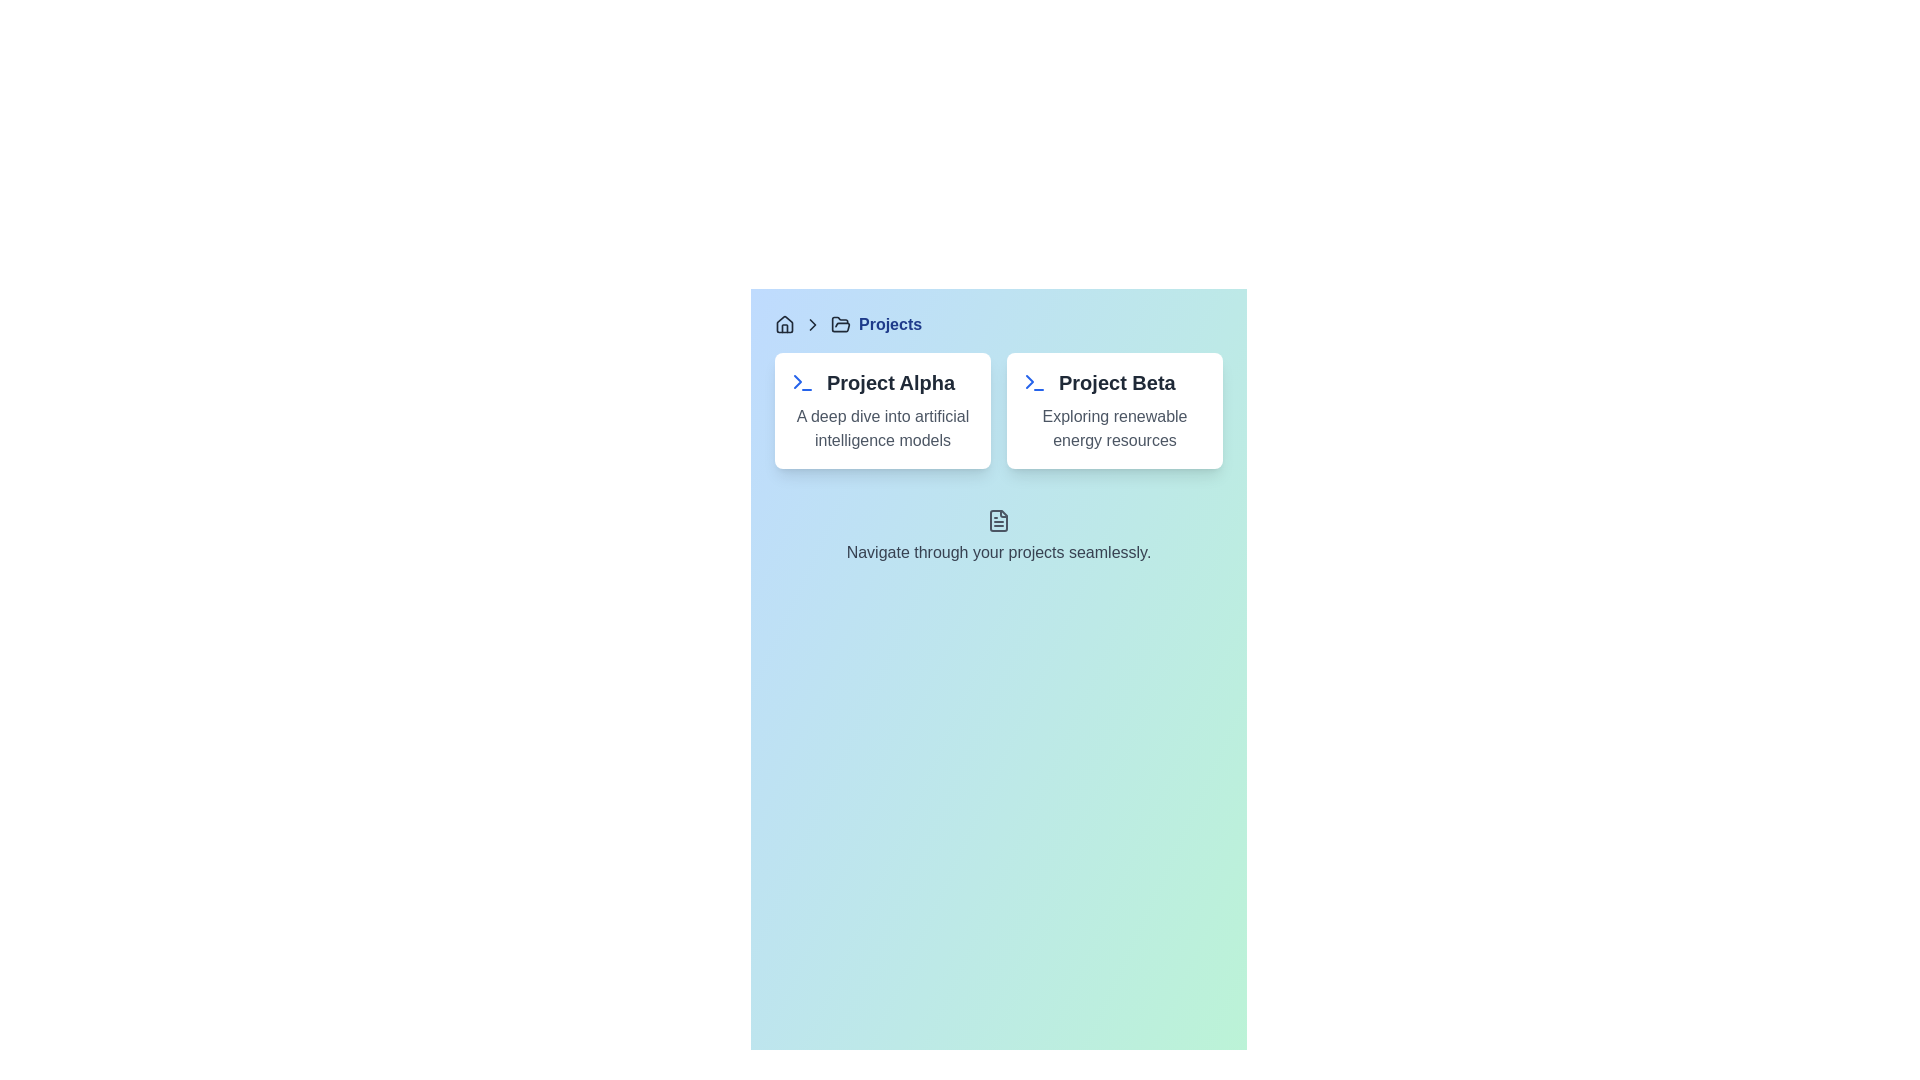 This screenshot has height=1080, width=1920. I want to click on the informational prompt text with an accompanying icon located below the 'Project Alpha' and 'Project Beta' cards, serving as guidance for navigation functionality, so click(998, 535).